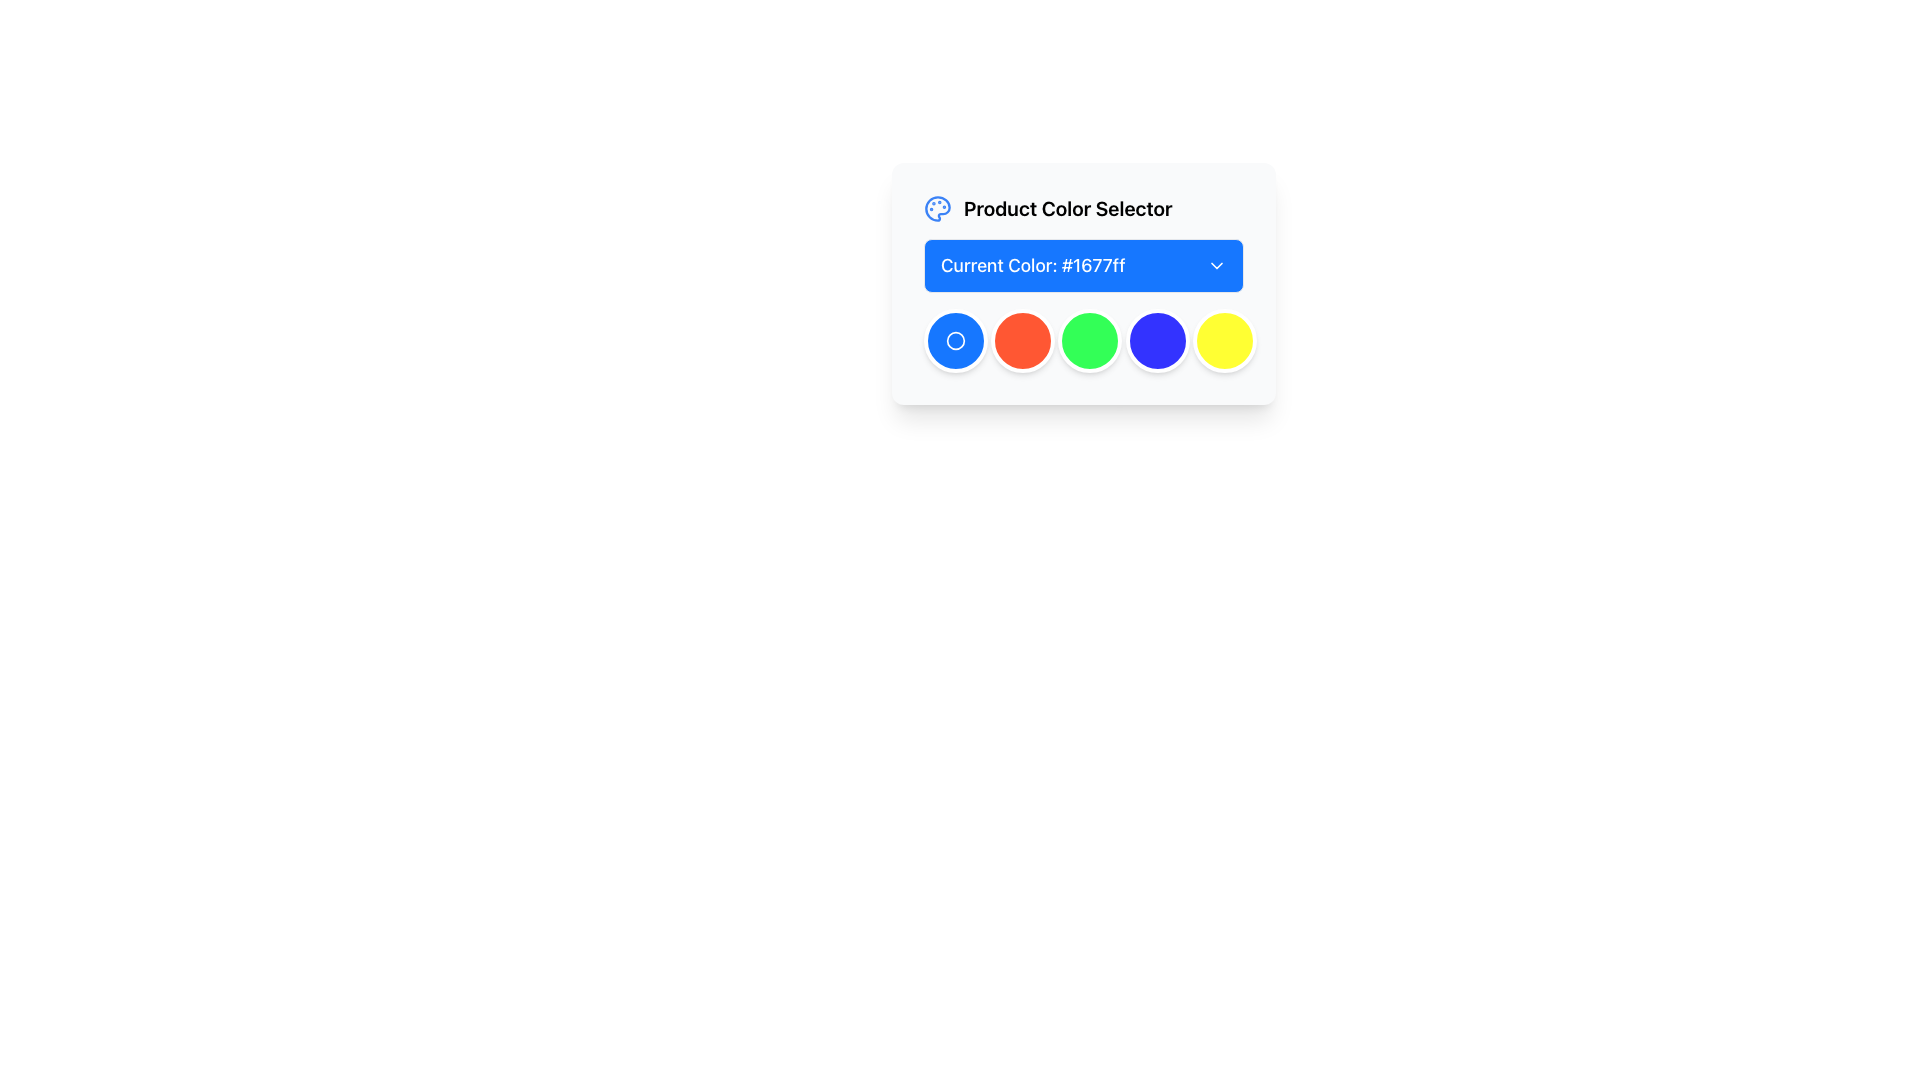 The image size is (1920, 1080). Describe the element at coordinates (954, 339) in the screenshot. I see `the first circle in the color selection grid` at that location.